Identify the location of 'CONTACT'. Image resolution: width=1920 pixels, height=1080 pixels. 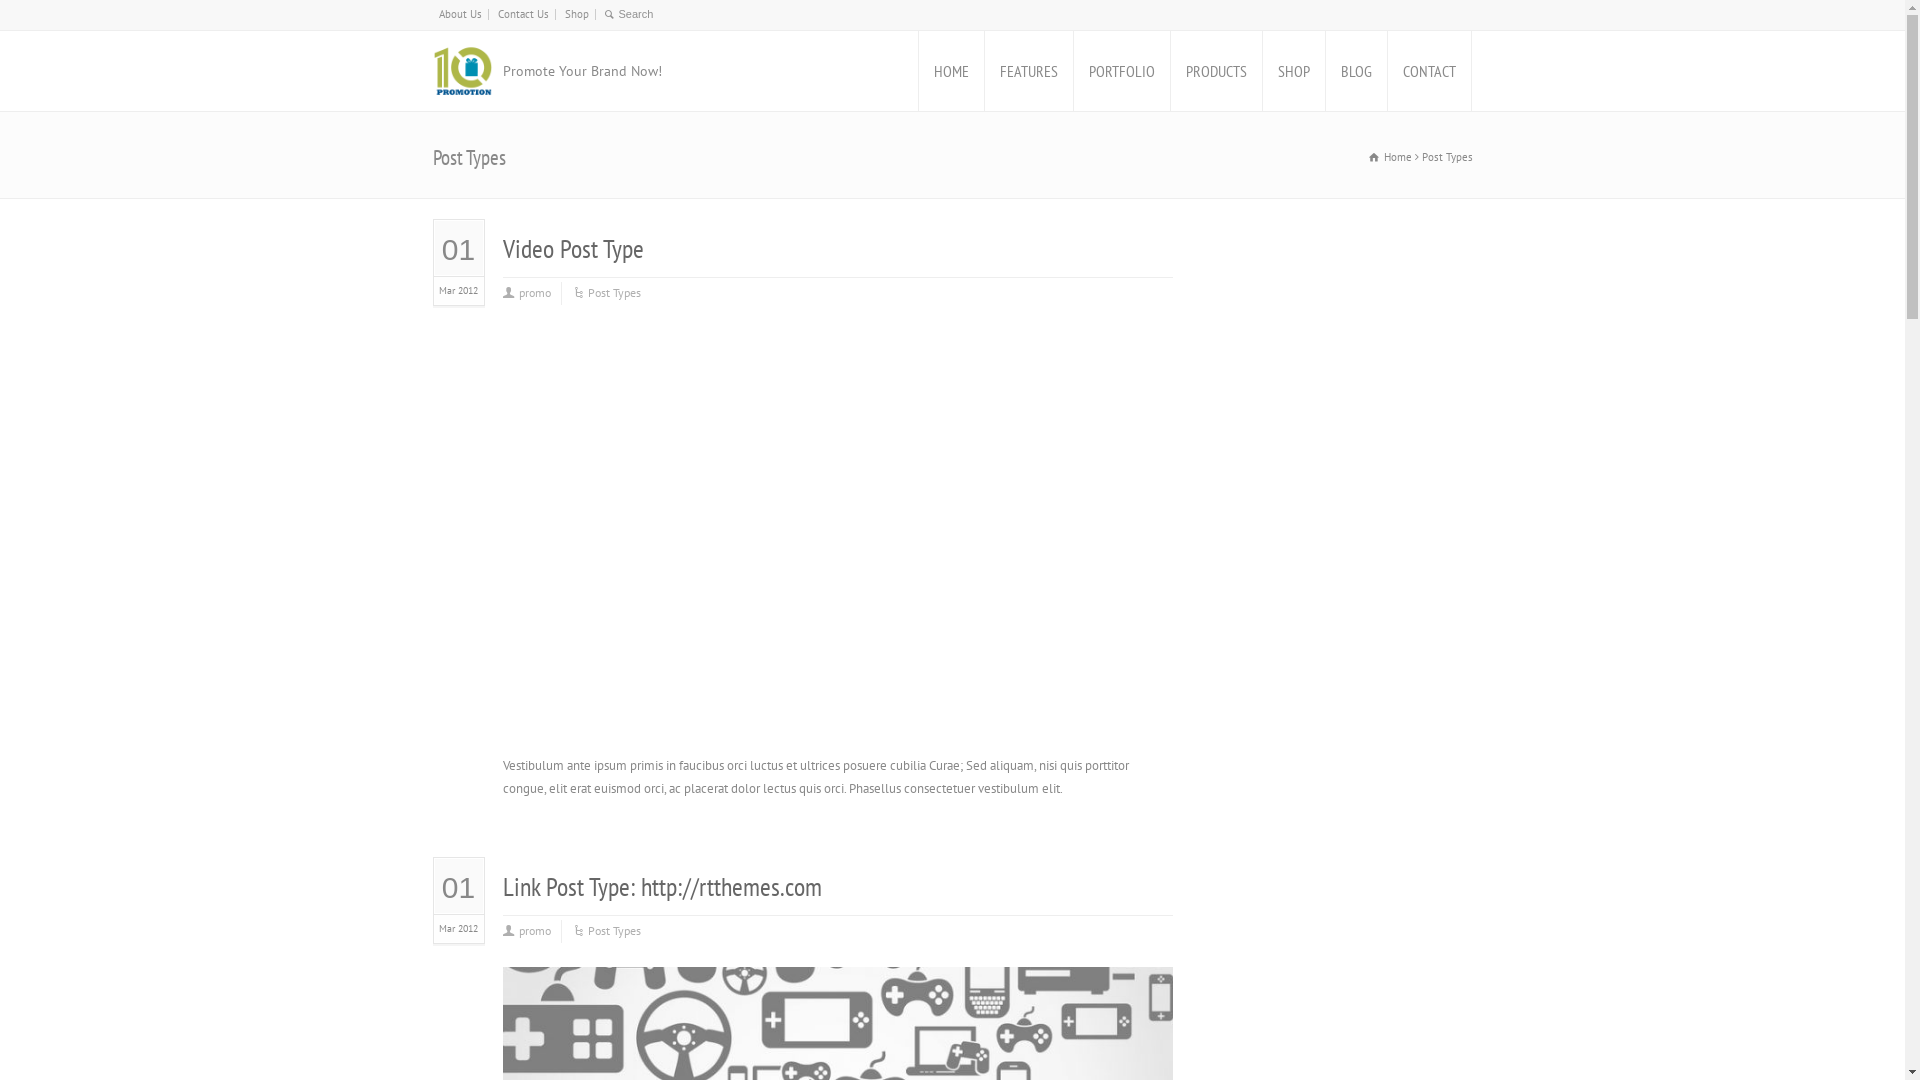
(1386, 69).